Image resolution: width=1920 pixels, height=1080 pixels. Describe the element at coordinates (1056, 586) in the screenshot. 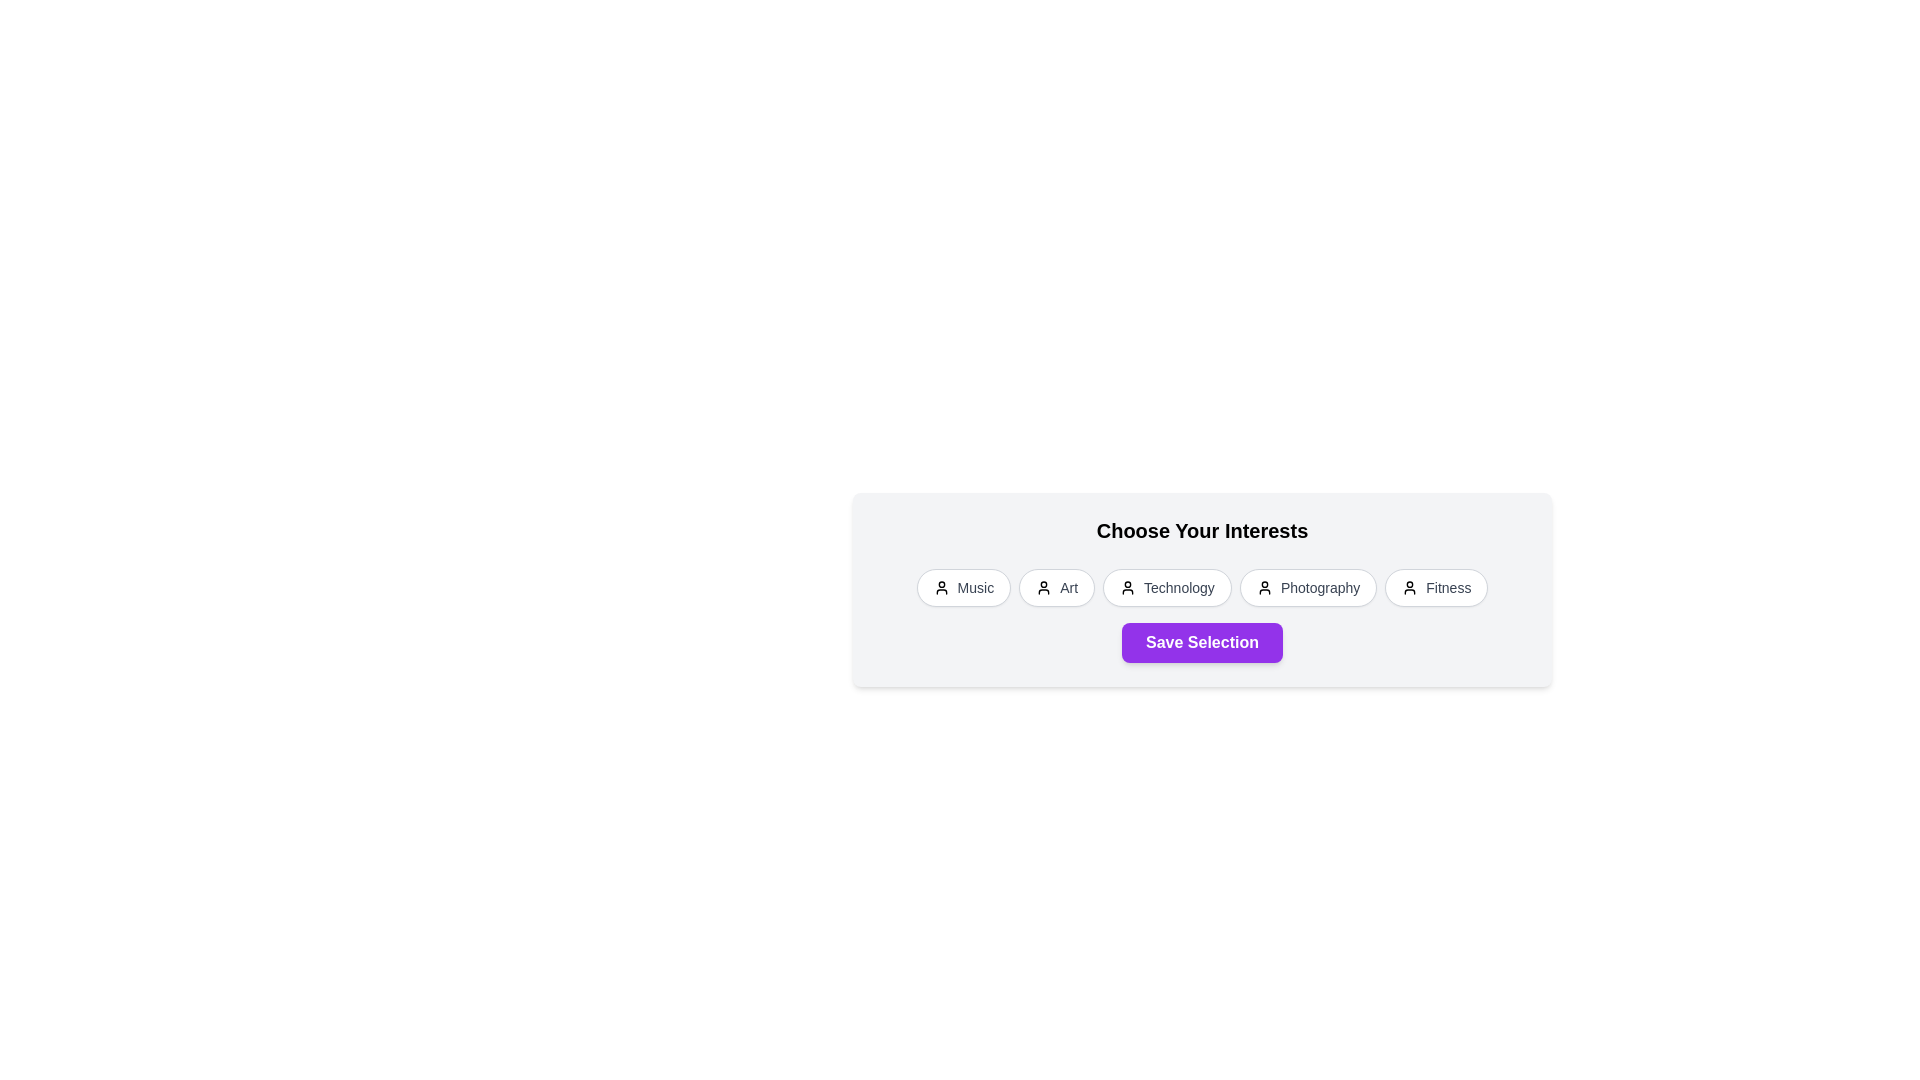

I see `the interest chip labeled 'Art'` at that location.